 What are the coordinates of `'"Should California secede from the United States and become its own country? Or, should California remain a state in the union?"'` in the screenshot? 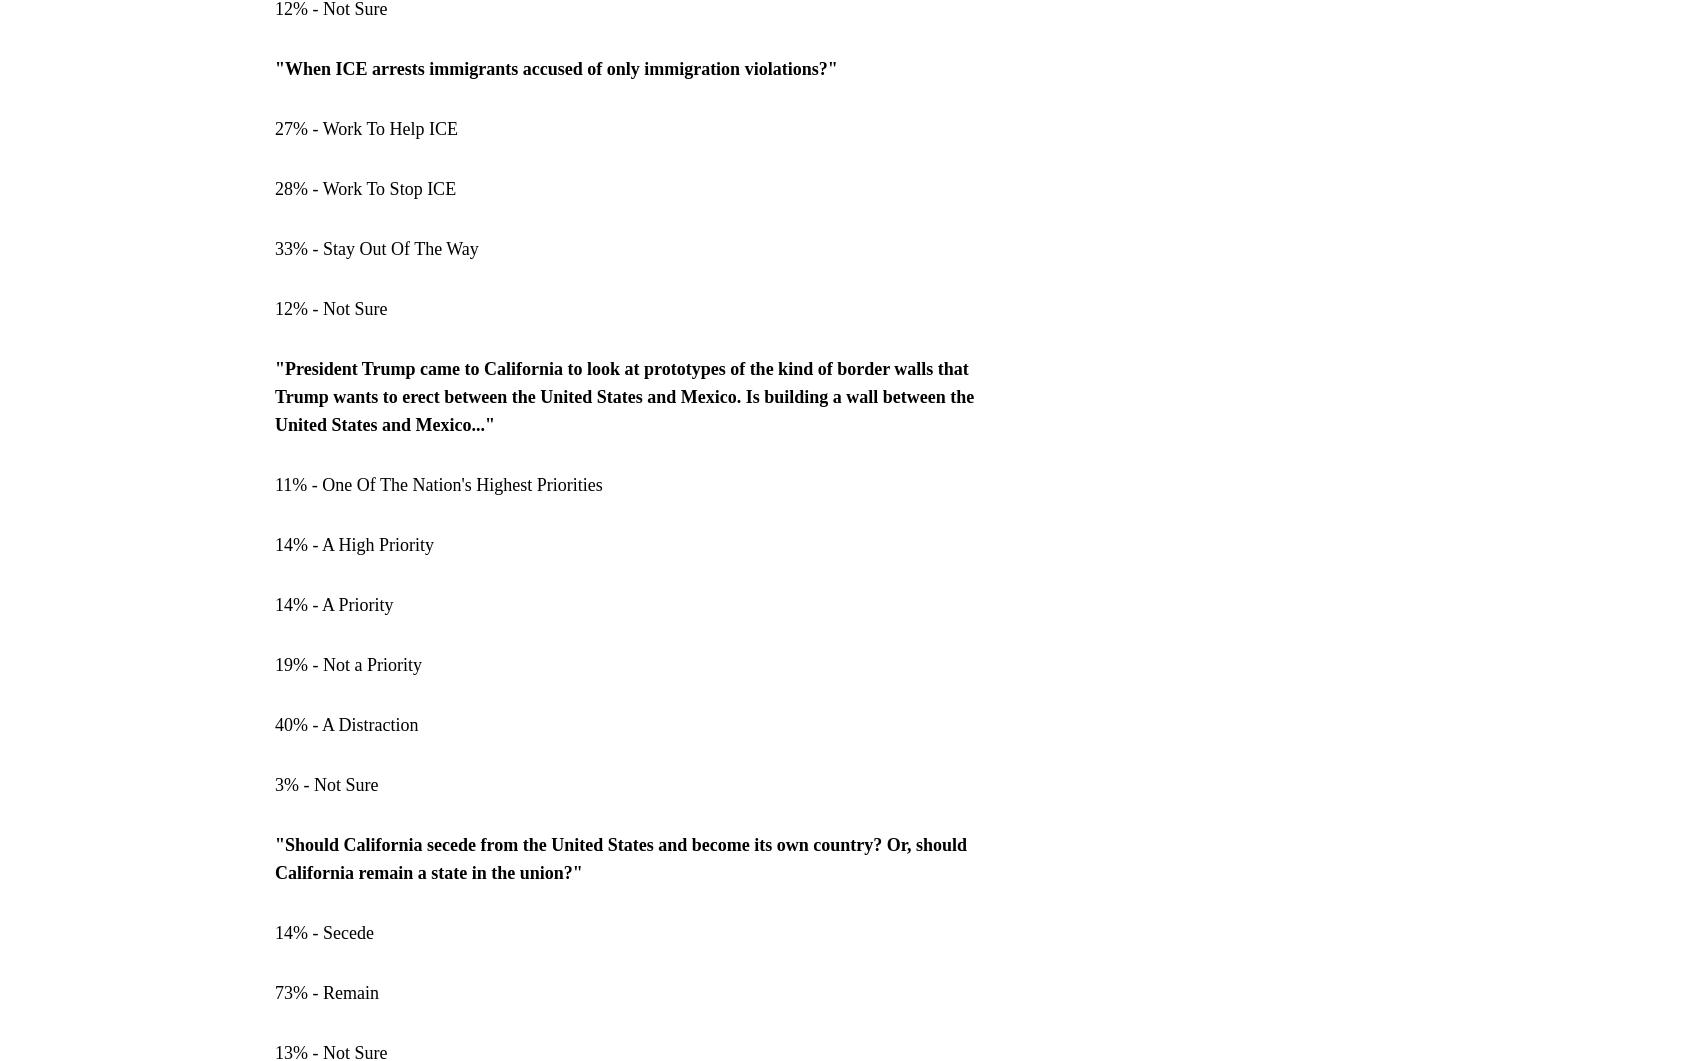 It's located at (619, 858).